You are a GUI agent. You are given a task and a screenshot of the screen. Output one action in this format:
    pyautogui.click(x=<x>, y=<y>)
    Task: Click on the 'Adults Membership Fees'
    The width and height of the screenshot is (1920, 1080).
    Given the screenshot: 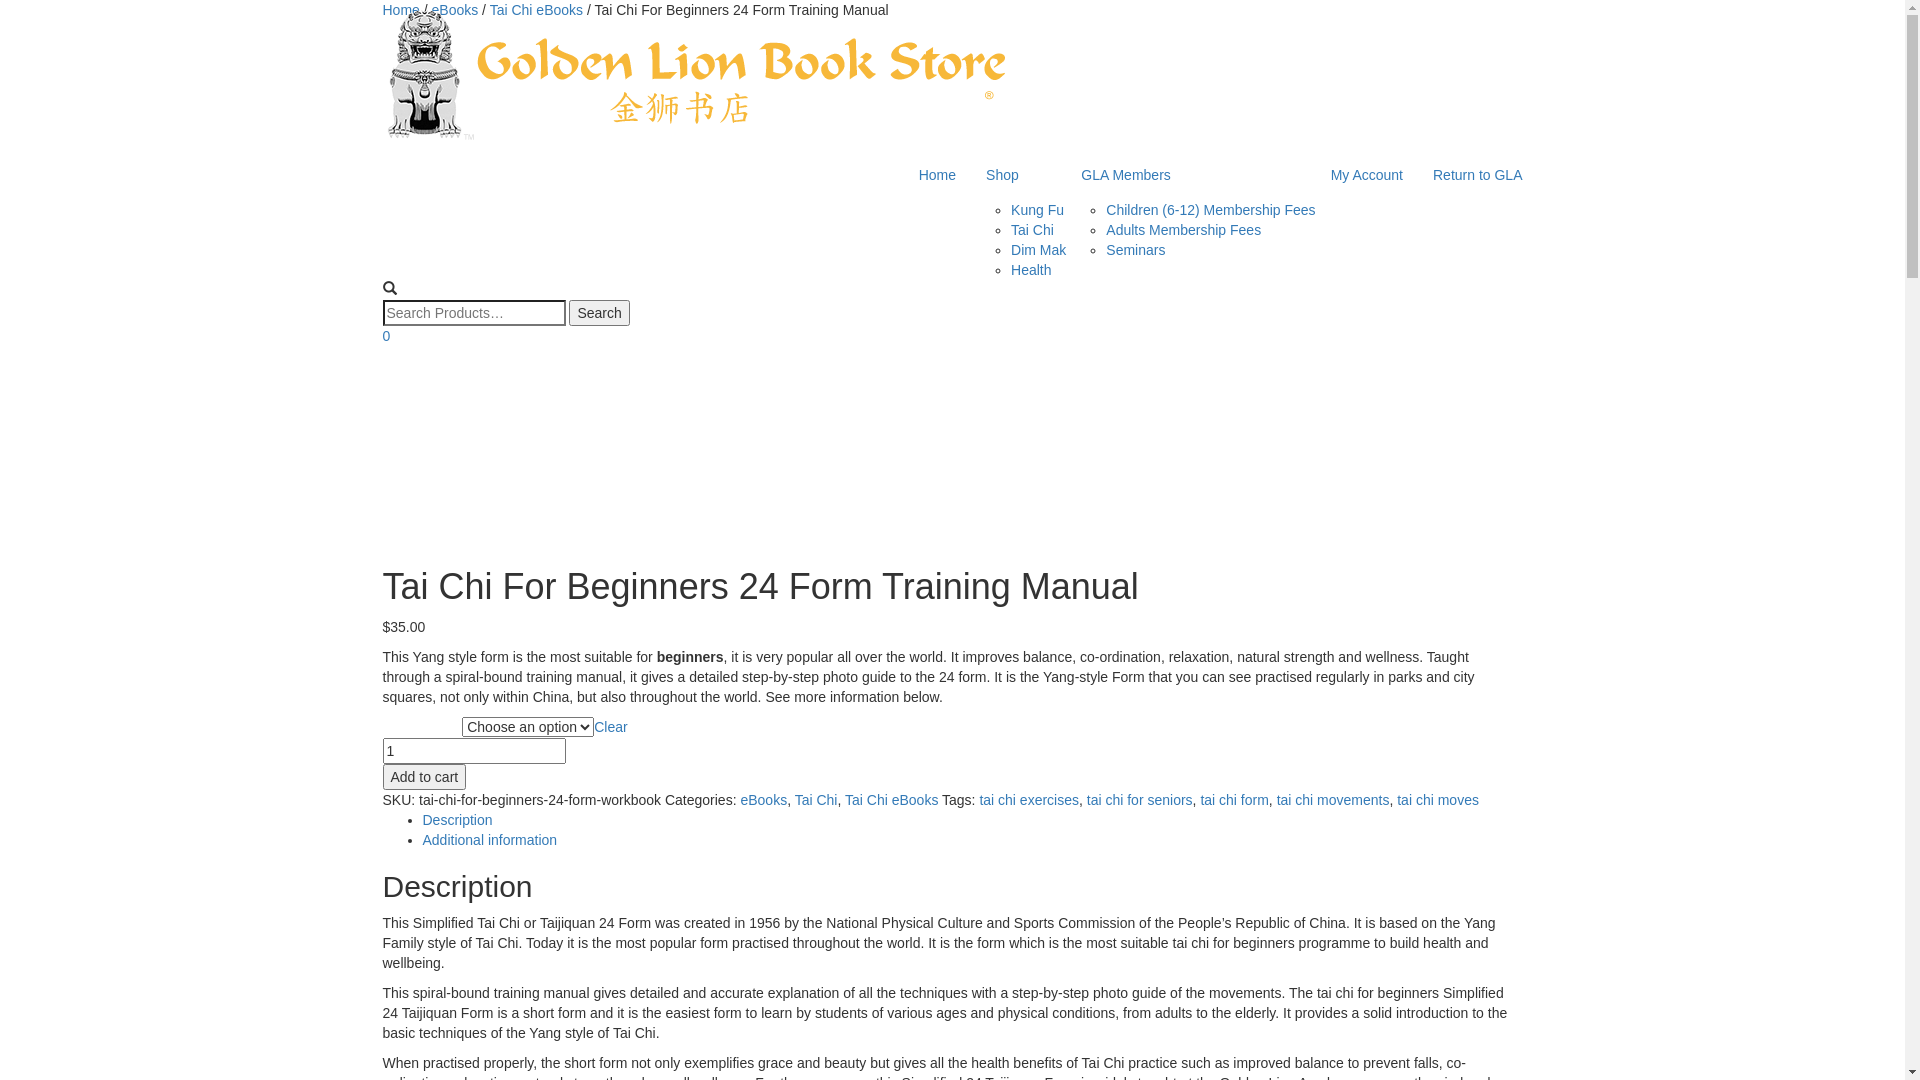 What is the action you would take?
    pyautogui.click(x=1104, y=229)
    